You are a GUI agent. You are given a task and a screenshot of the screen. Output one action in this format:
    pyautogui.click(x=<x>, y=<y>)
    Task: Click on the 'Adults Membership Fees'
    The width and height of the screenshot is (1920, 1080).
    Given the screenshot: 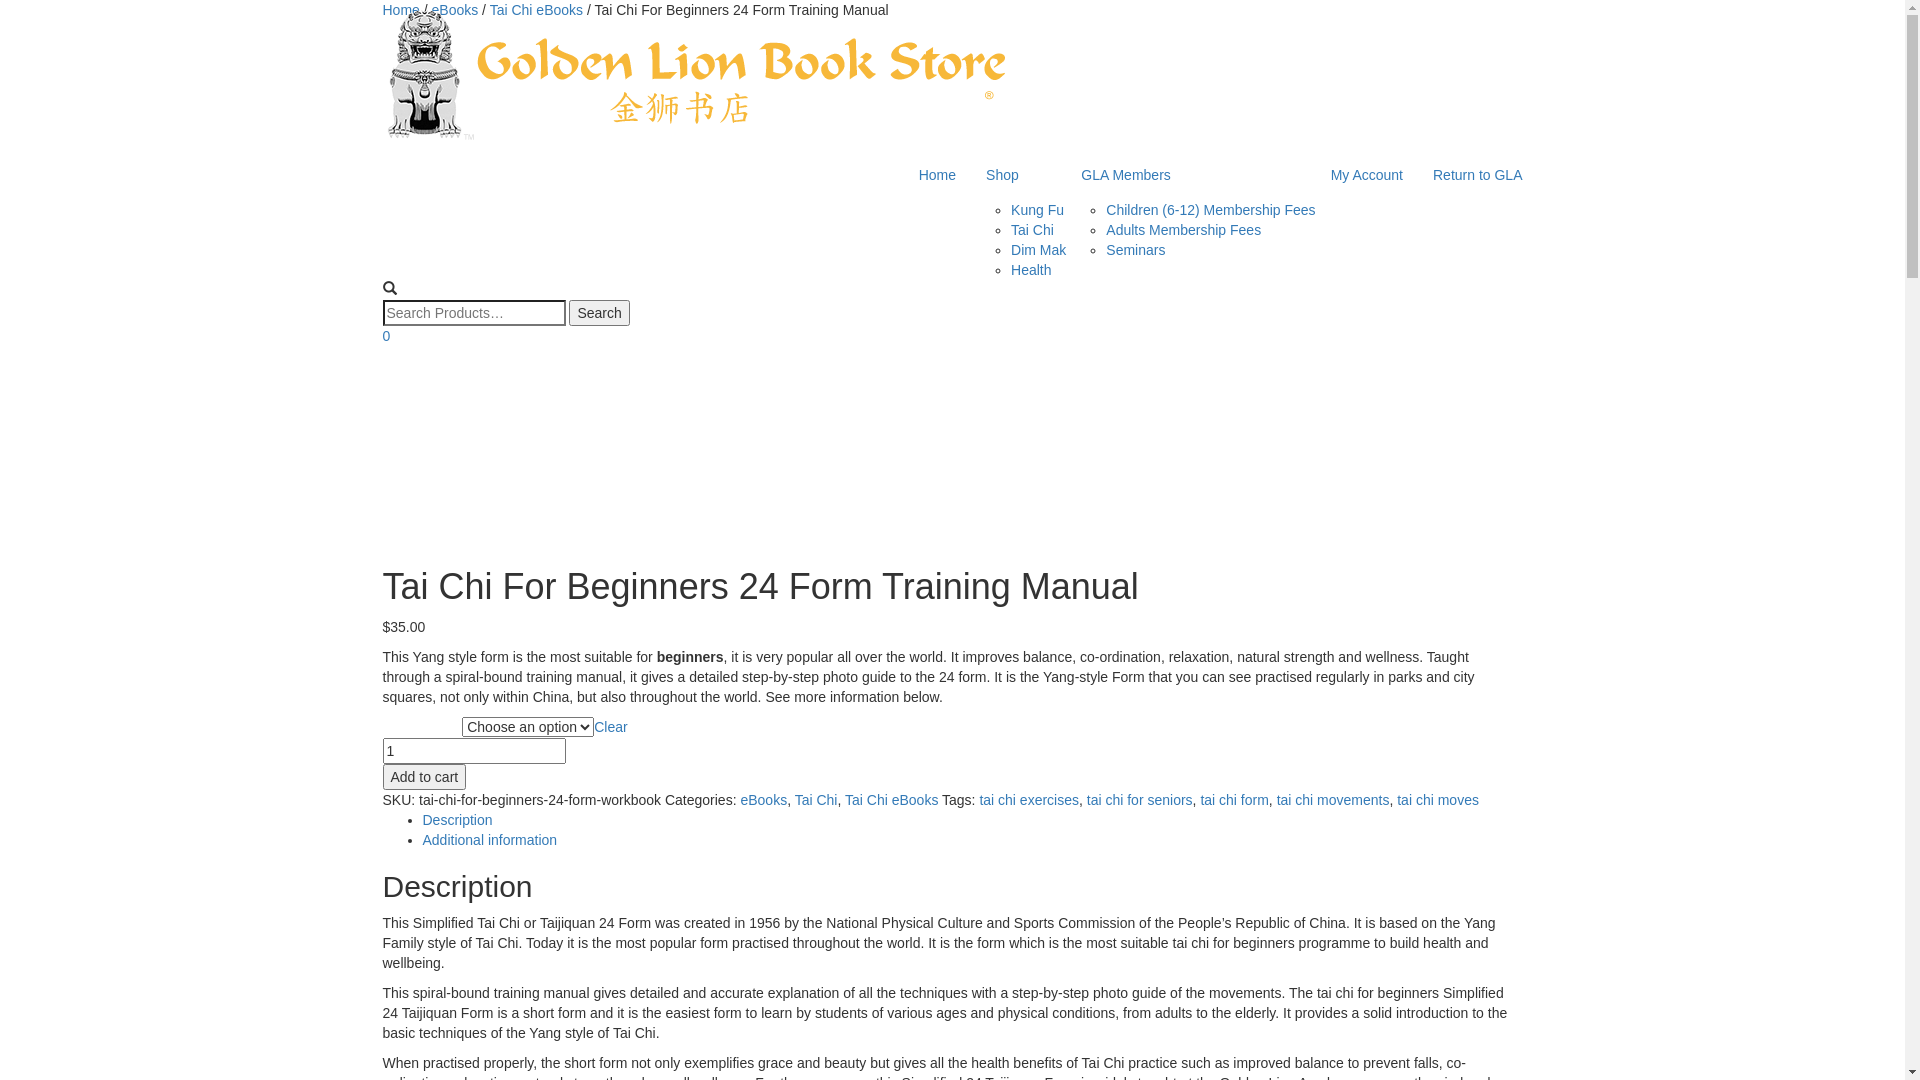 What is the action you would take?
    pyautogui.click(x=1104, y=229)
    